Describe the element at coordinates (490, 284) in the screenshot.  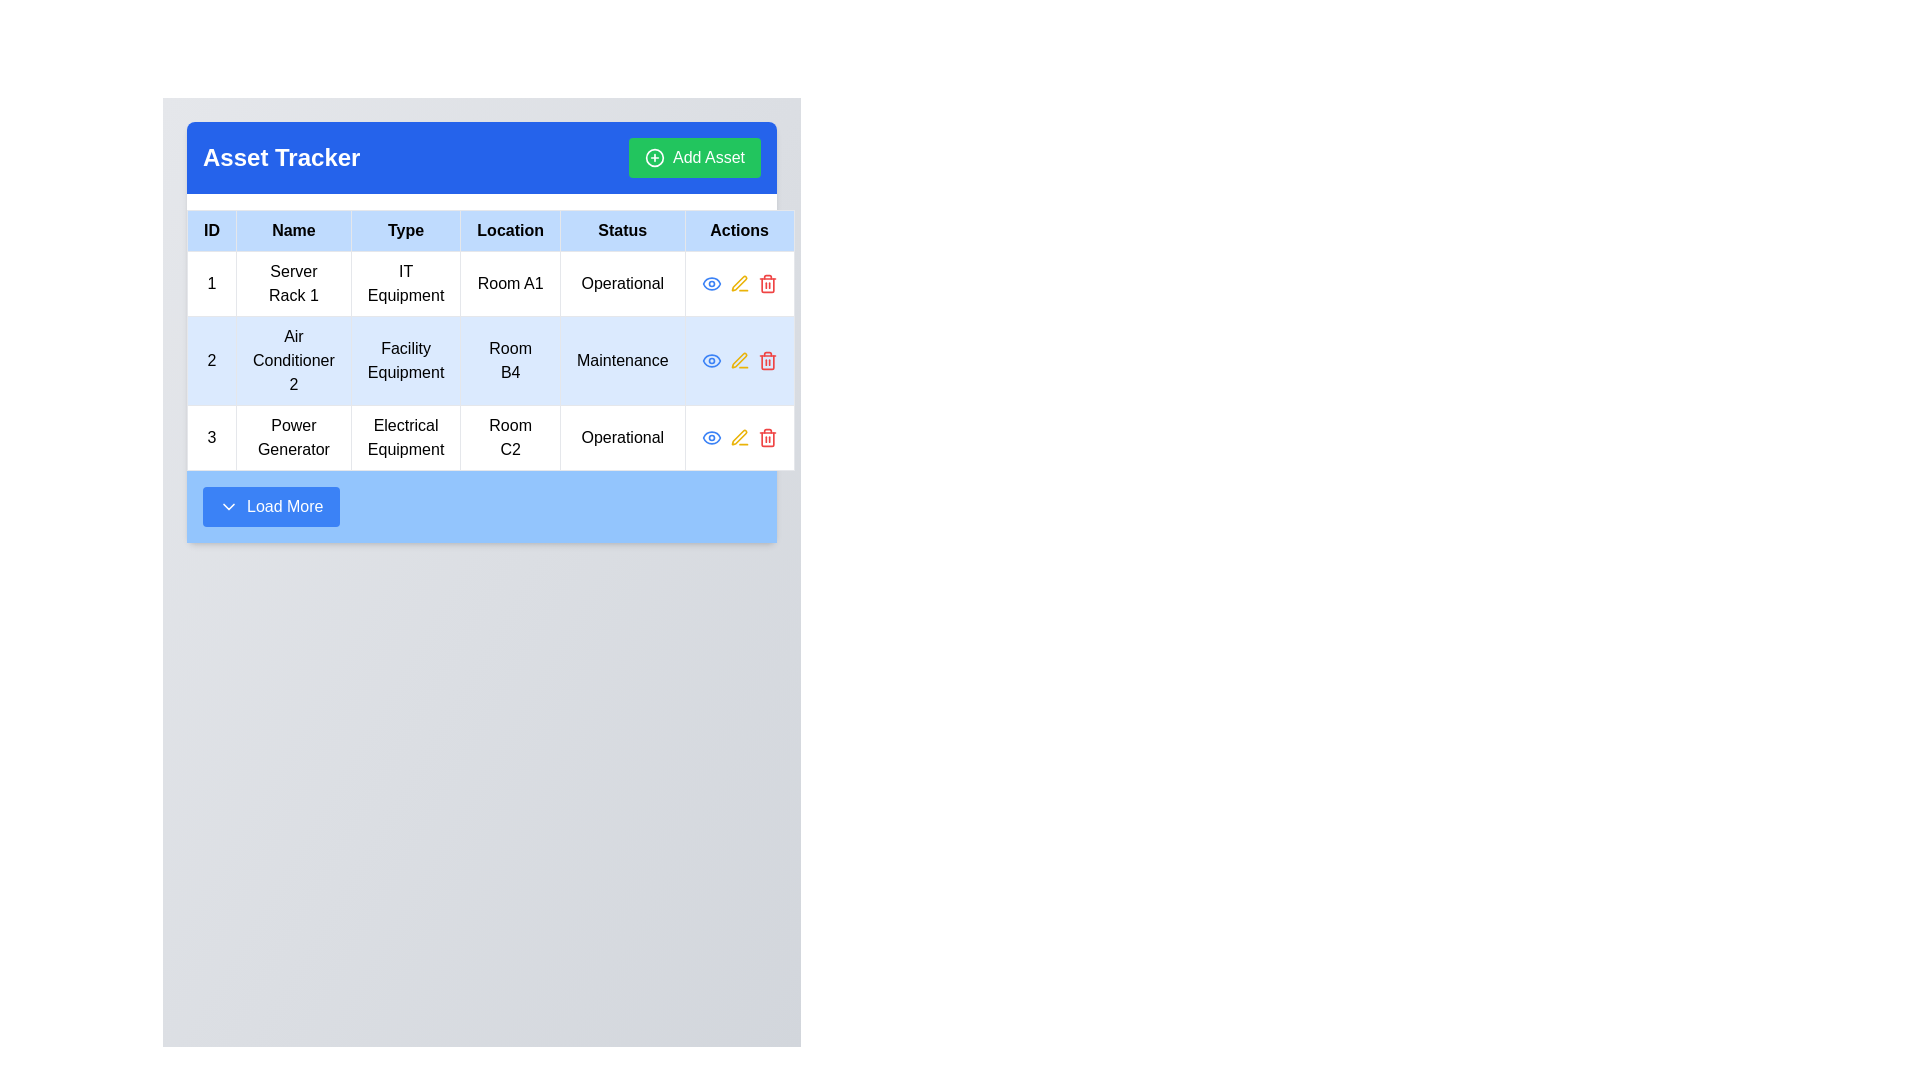
I see `data in the first row of the 'Asset Tracker' table, identifiable by the ID '1' and Name 'Server Rack 1'` at that location.